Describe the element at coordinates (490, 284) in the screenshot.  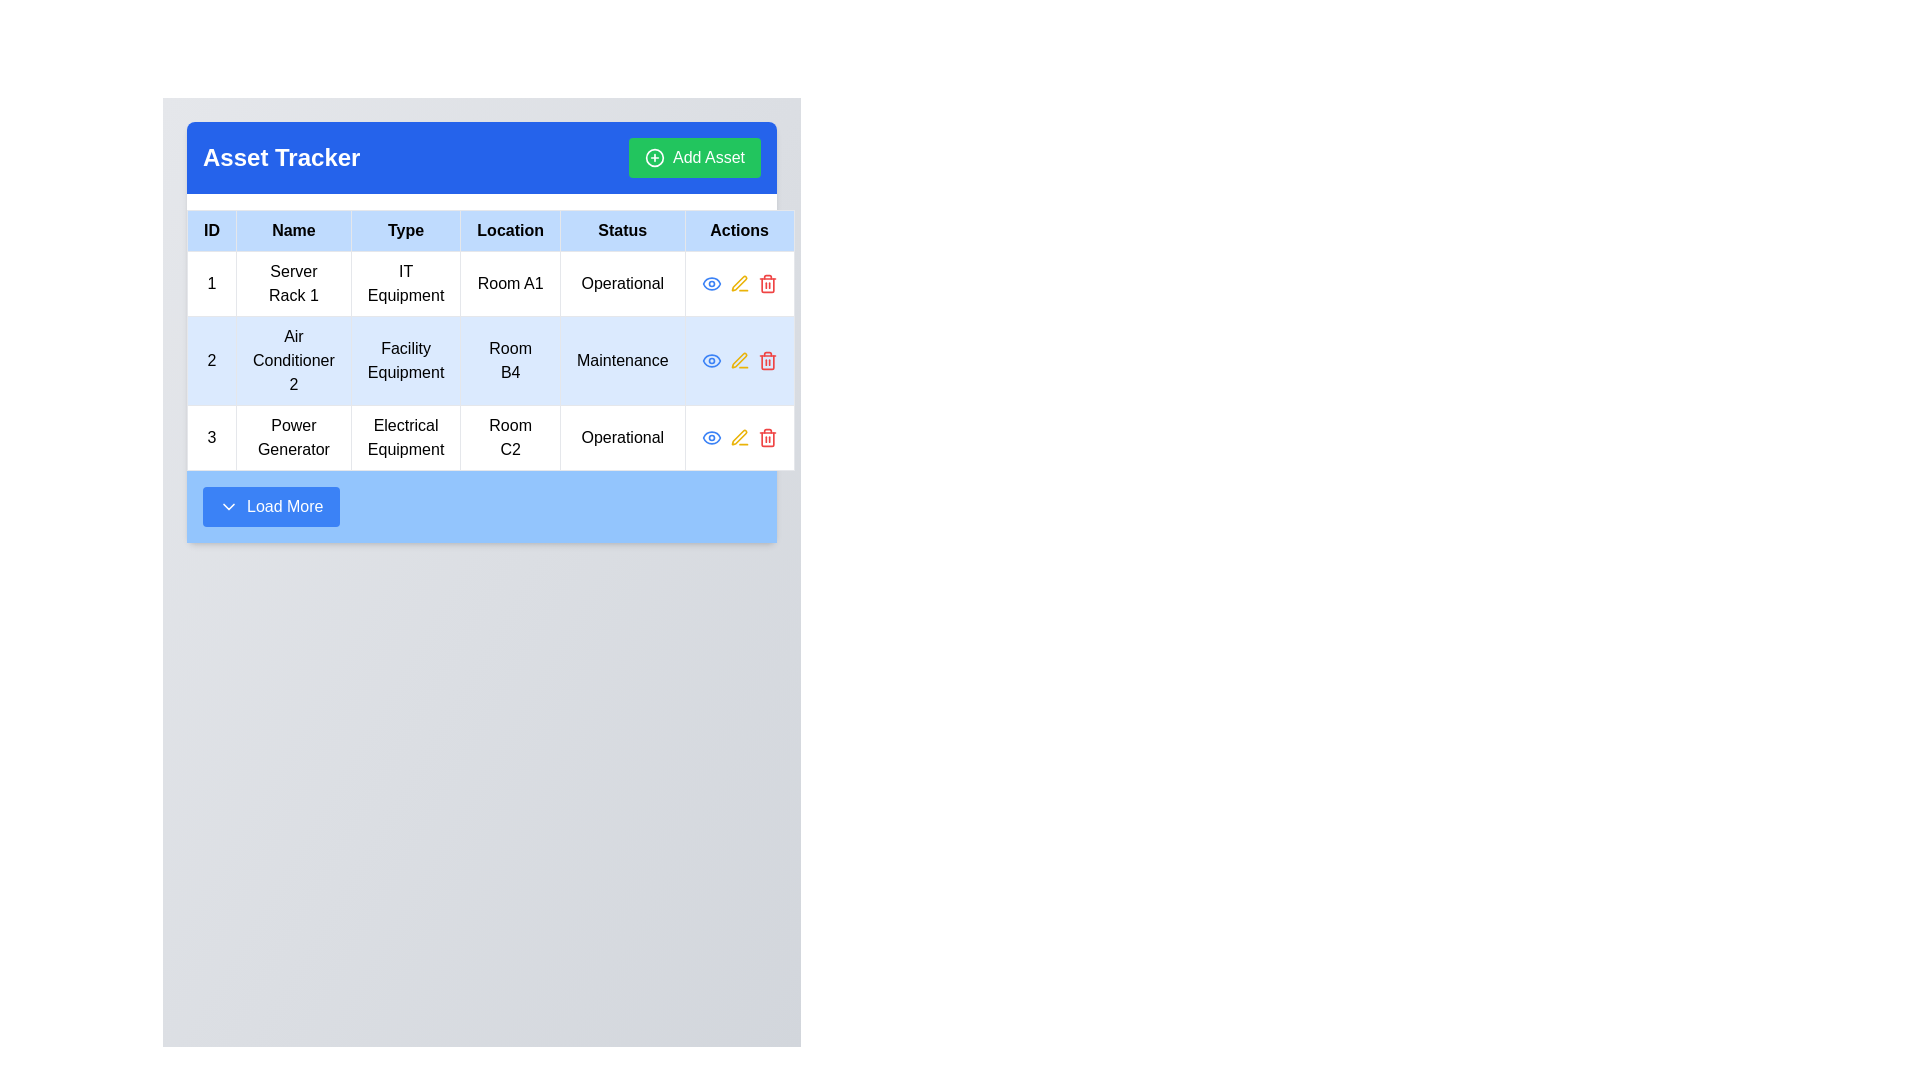
I see `data in the first row of the 'Asset Tracker' table, identifiable by the ID '1' and Name 'Server Rack 1'` at that location.